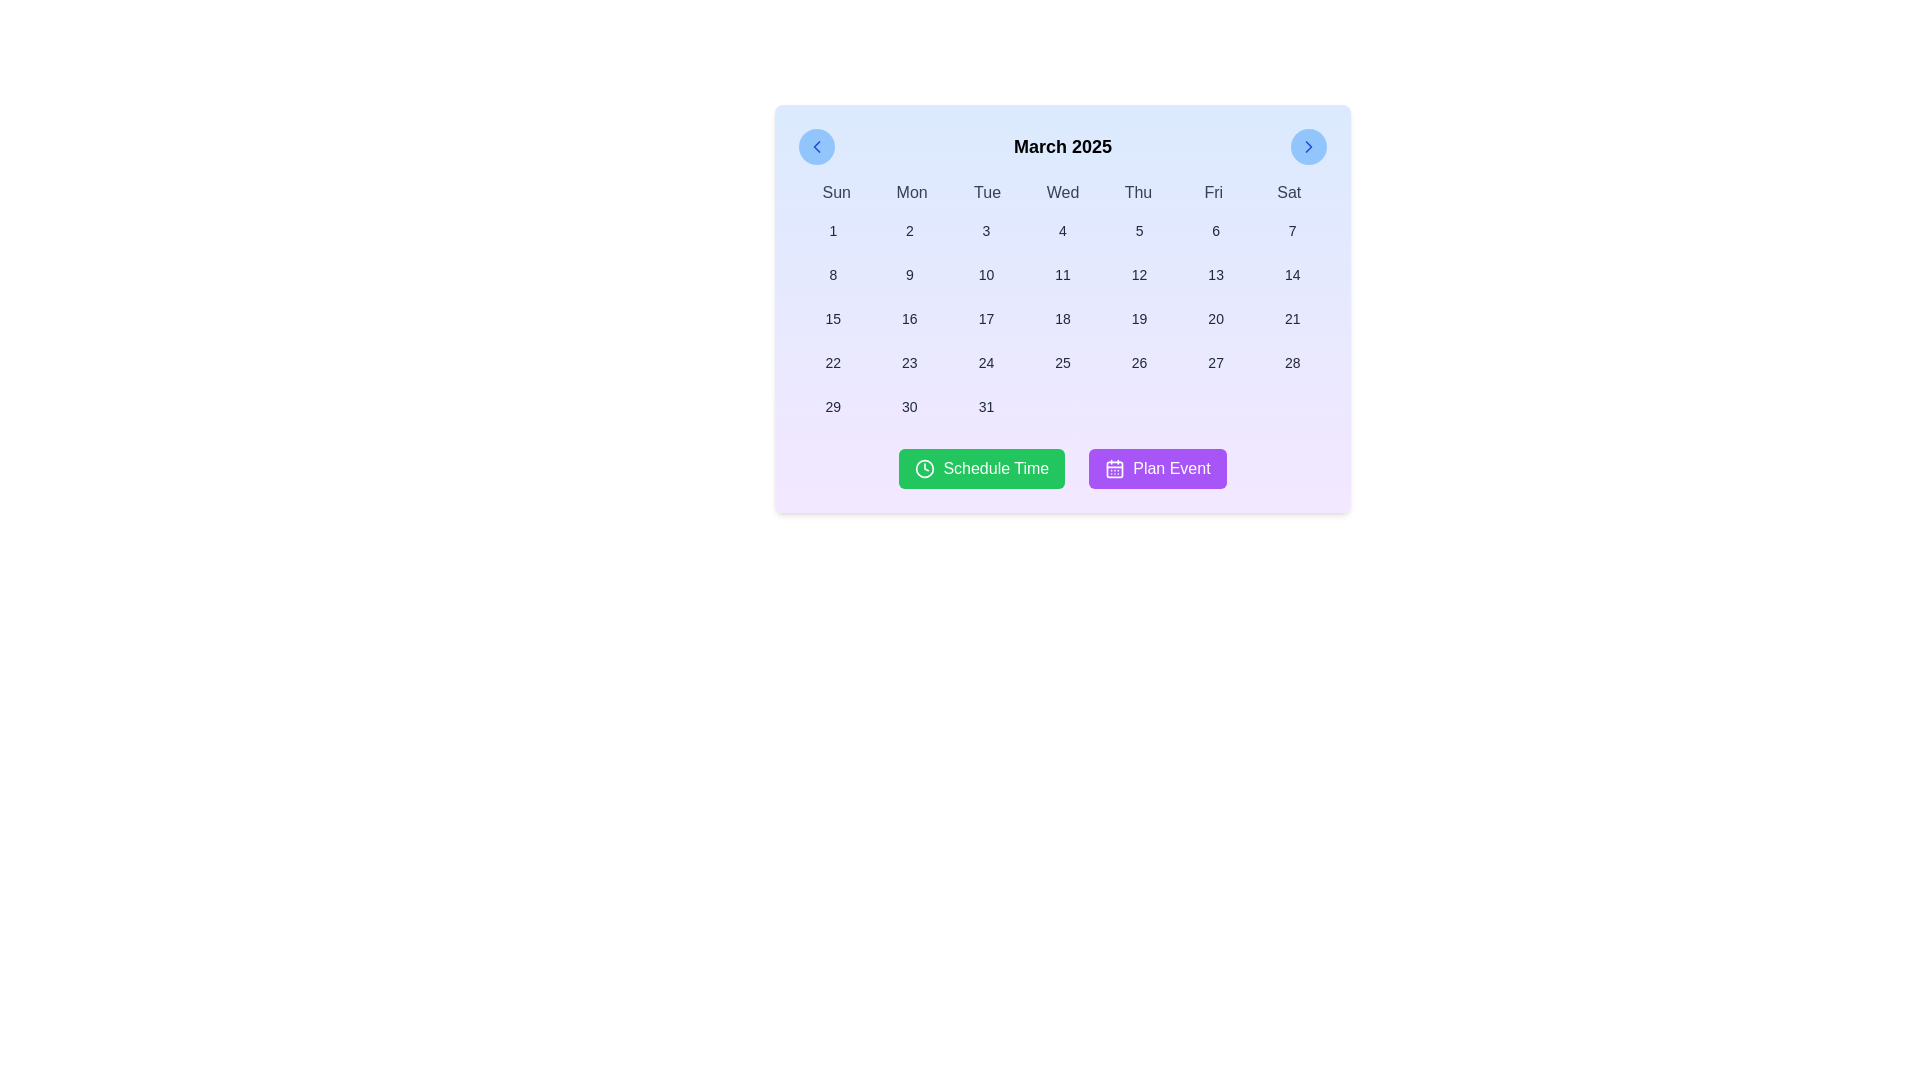 Image resolution: width=1920 pixels, height=1080 pixels. I want to click on the date selector button for '25', so click(1061, 362).